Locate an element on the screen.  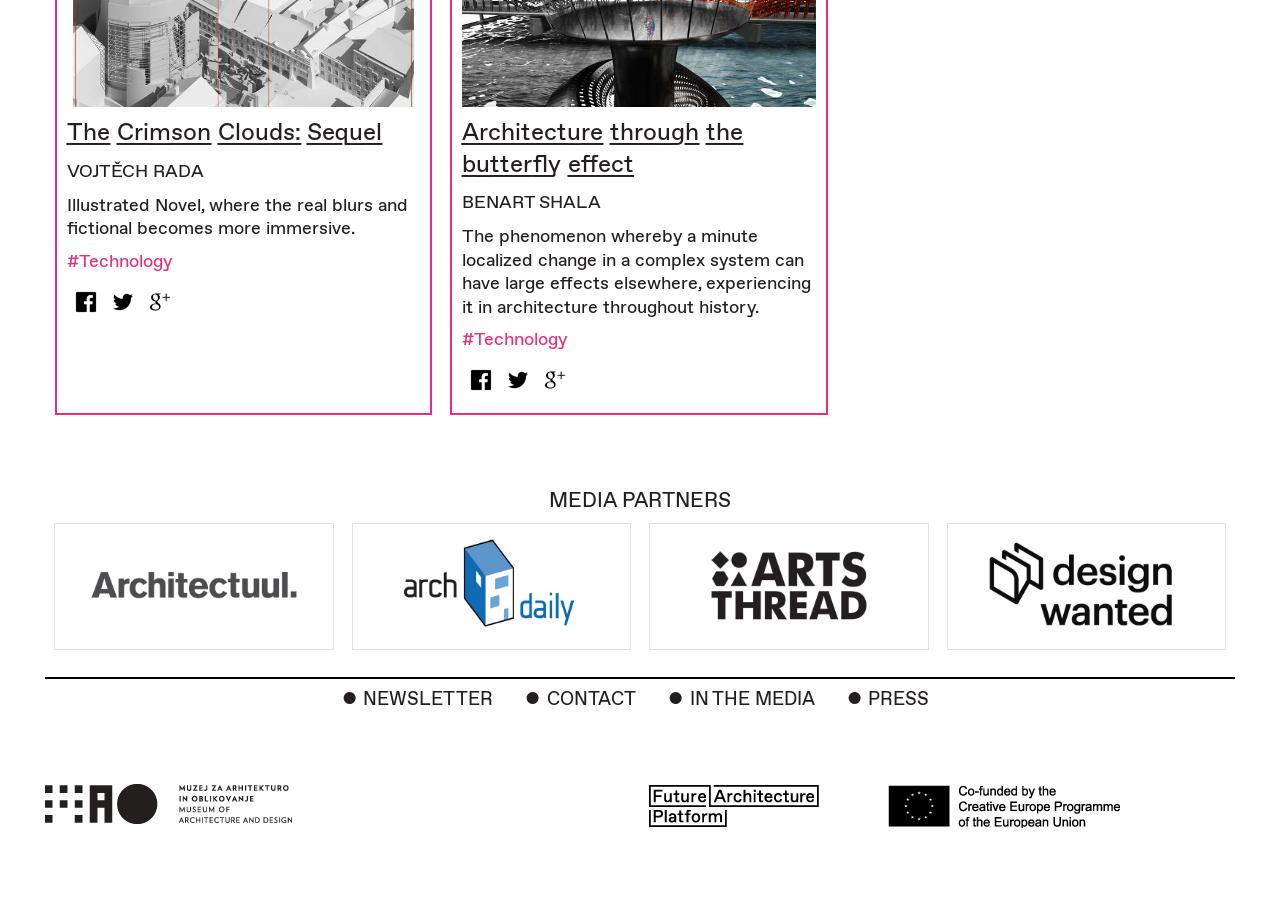
'Media Partners' is located at coordinates (640, 499).